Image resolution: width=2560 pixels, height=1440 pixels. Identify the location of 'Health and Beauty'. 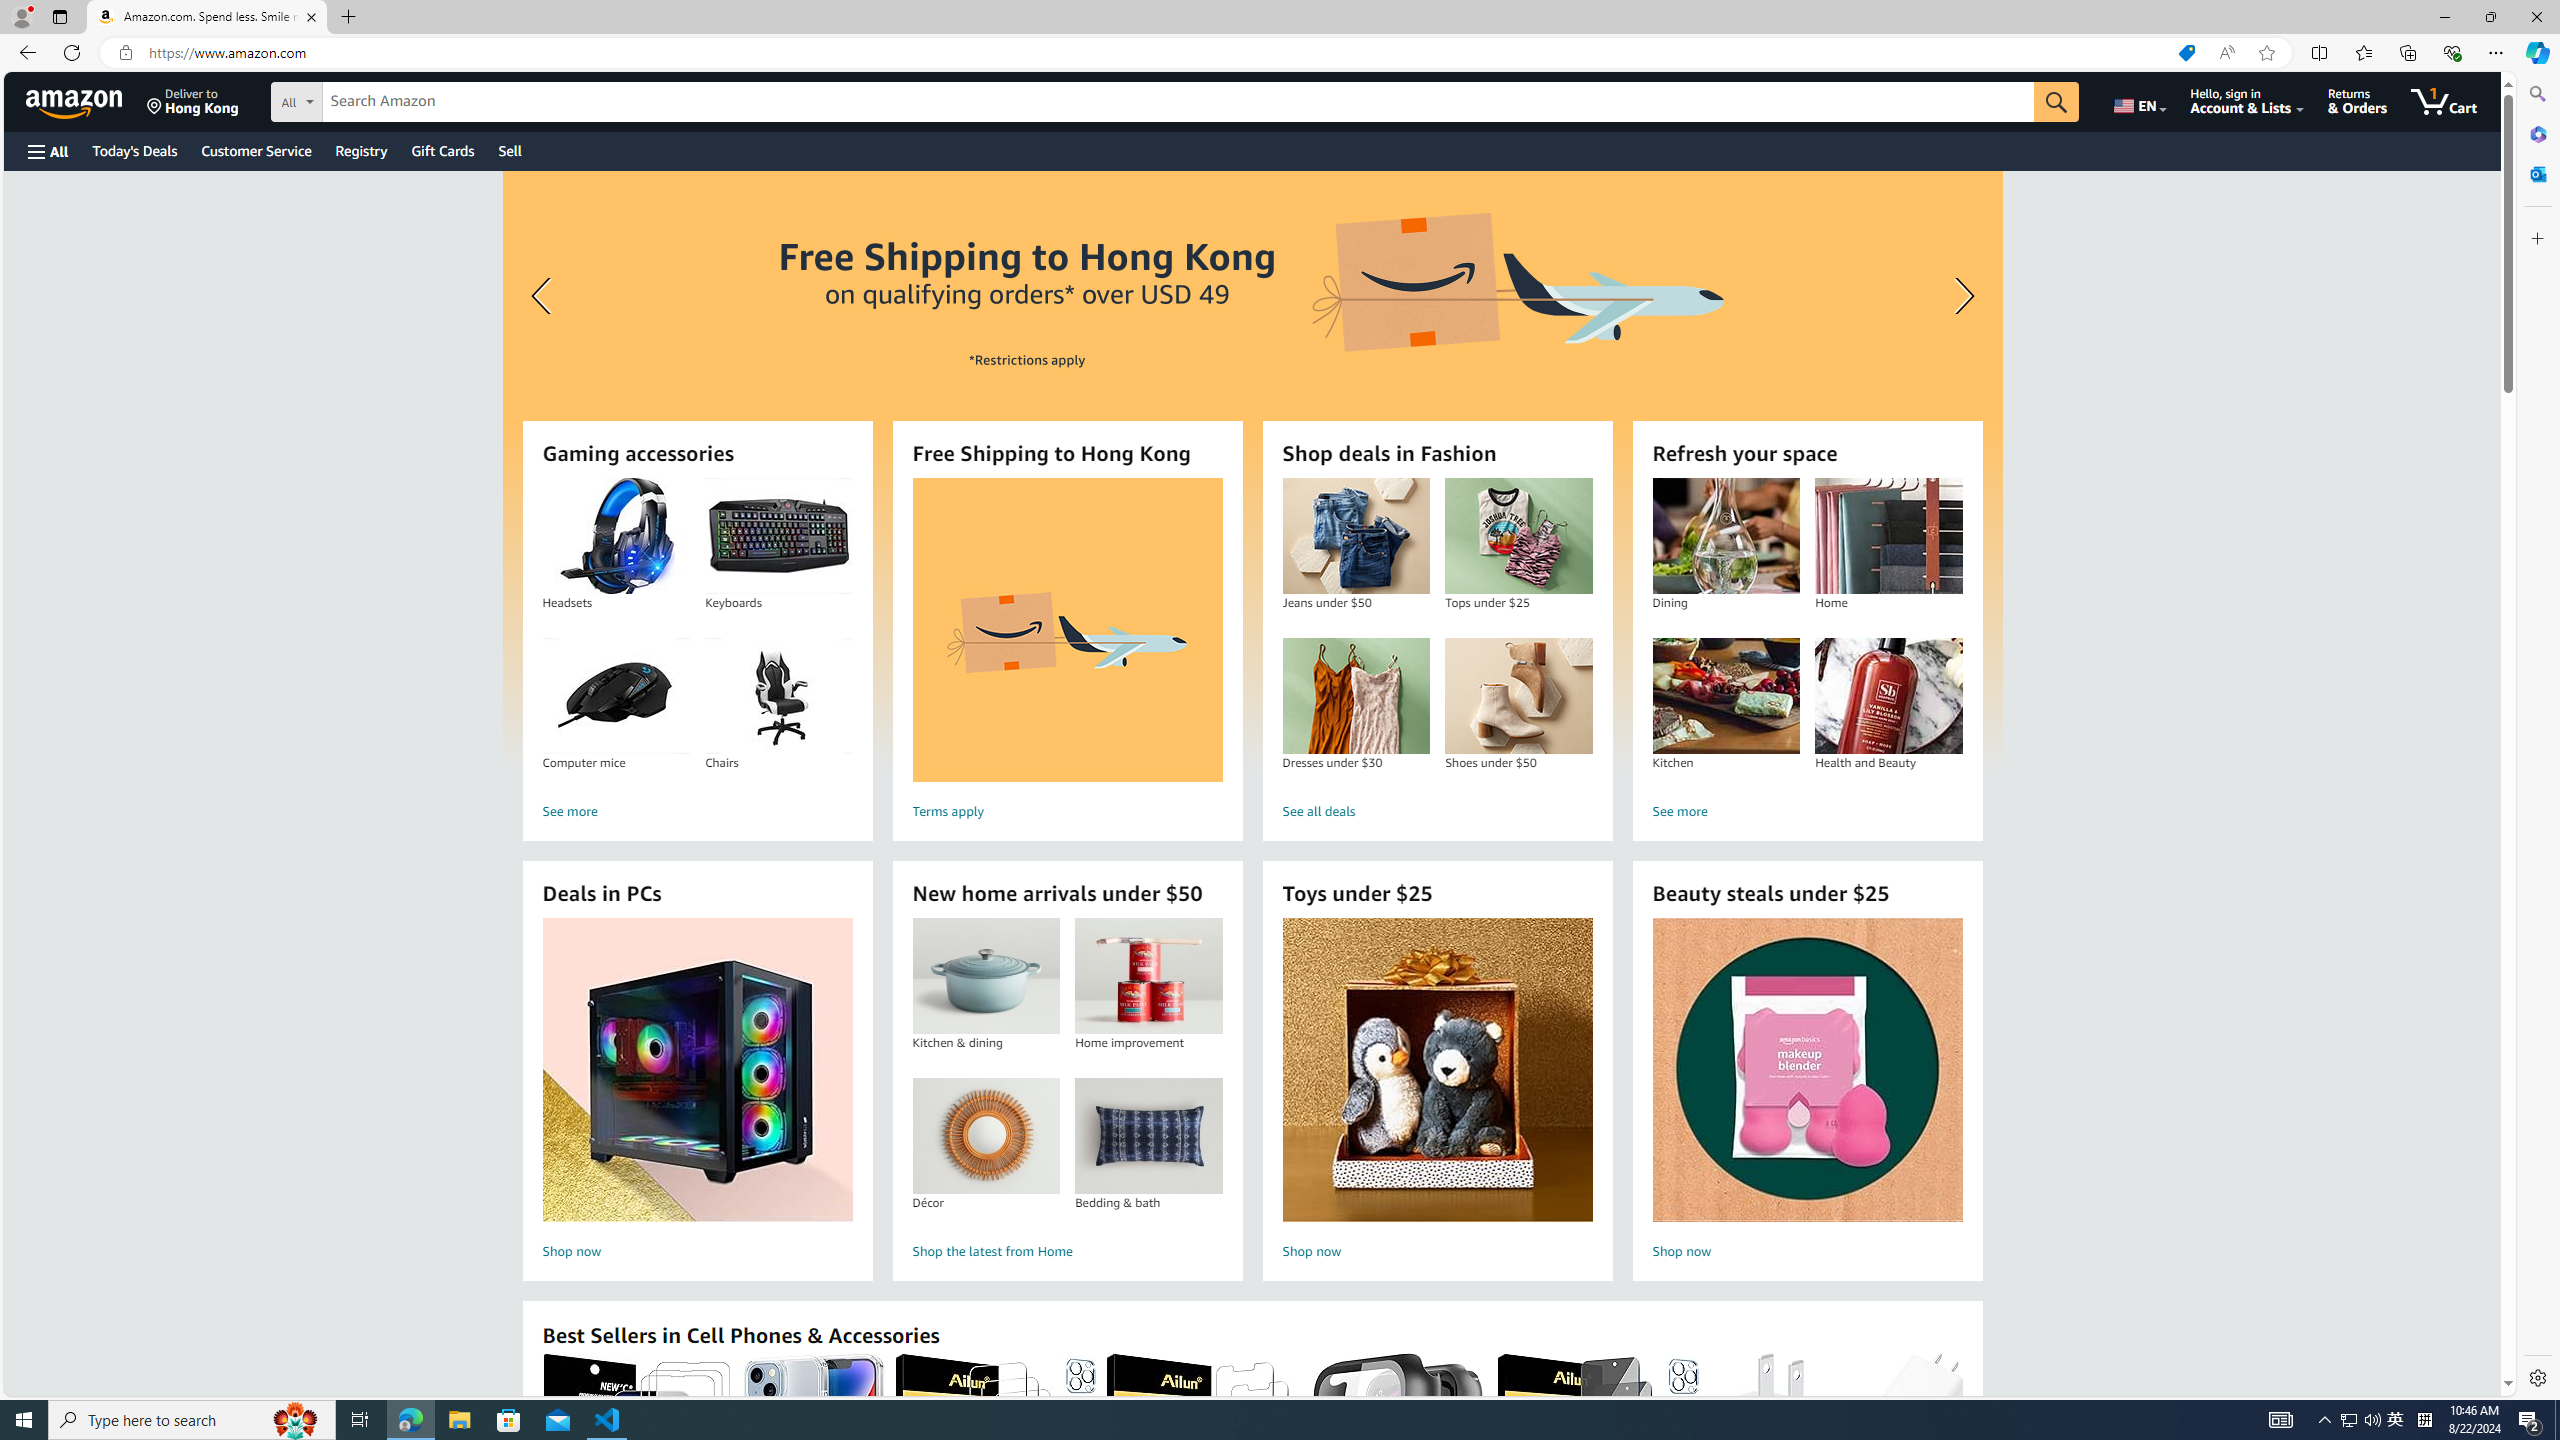
(1888, 696).